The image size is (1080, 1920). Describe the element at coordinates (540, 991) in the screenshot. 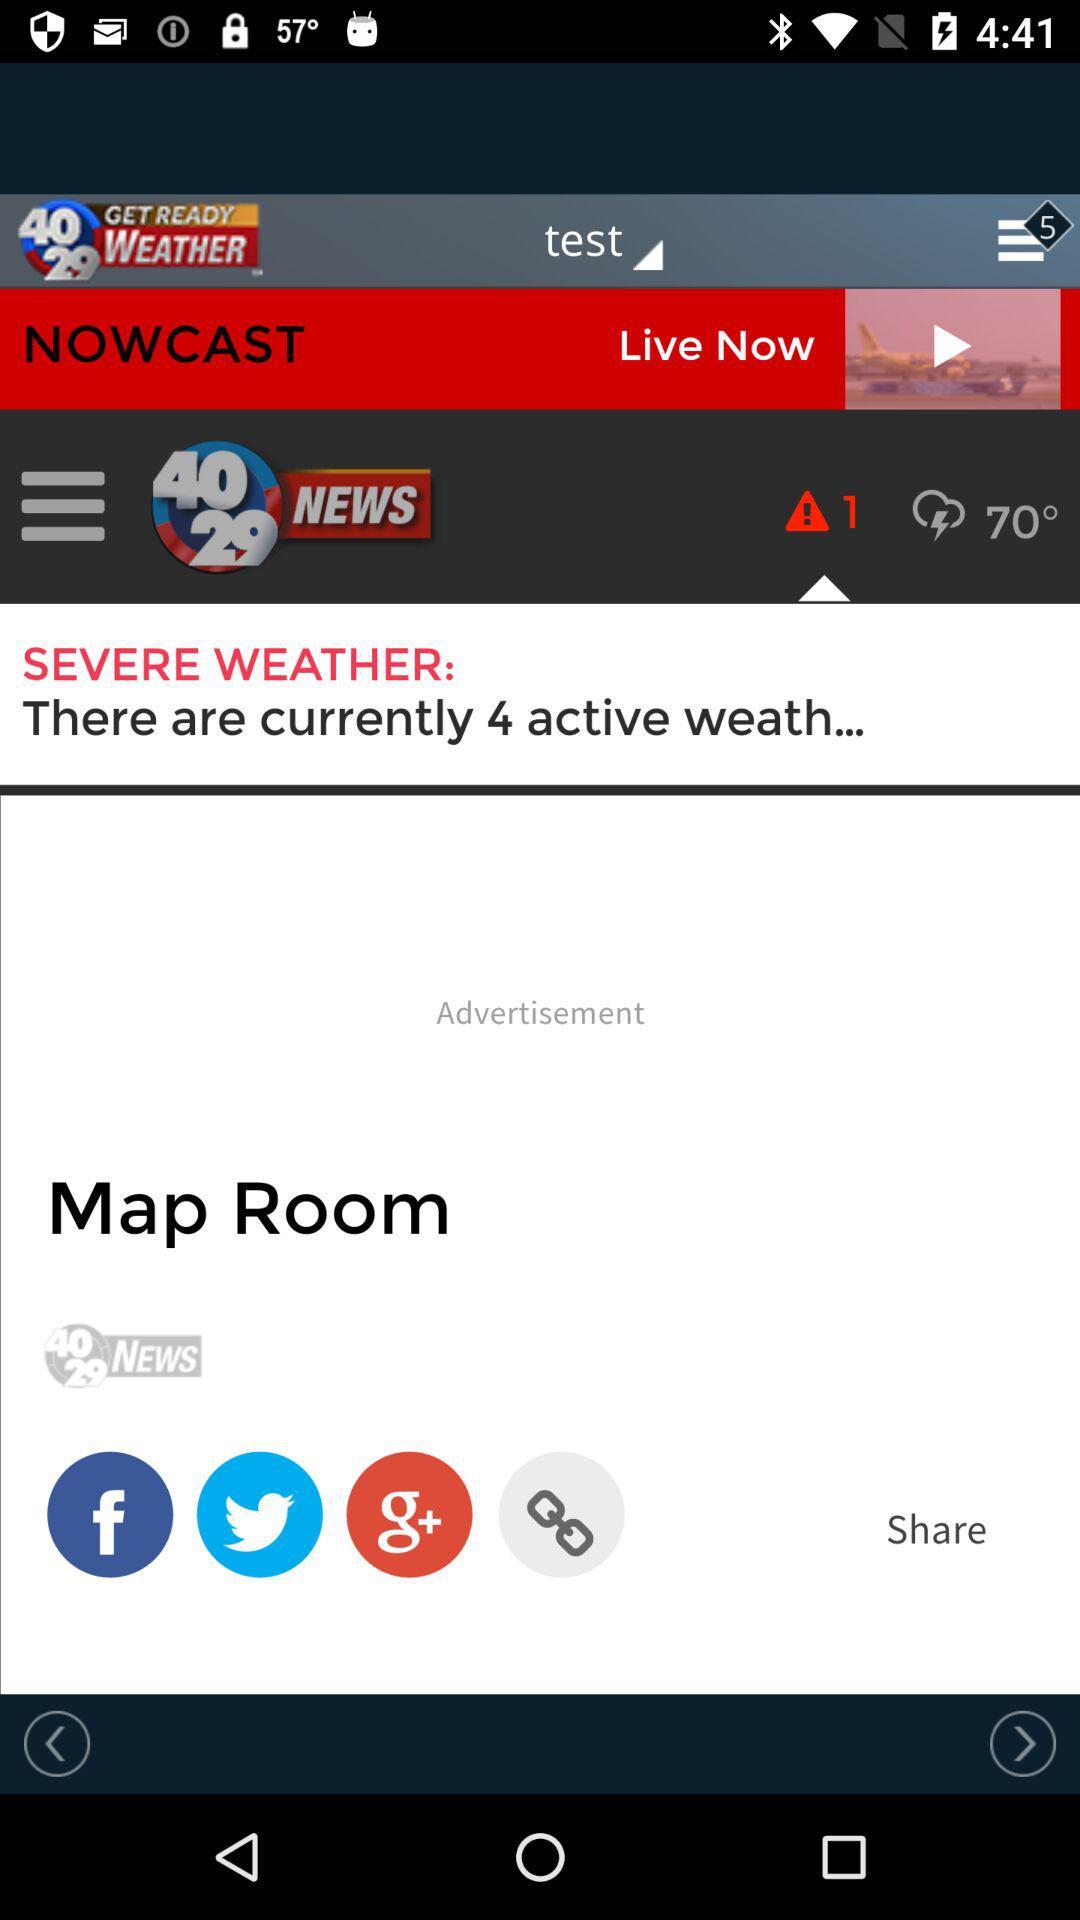

I see `open weather report` at that location.